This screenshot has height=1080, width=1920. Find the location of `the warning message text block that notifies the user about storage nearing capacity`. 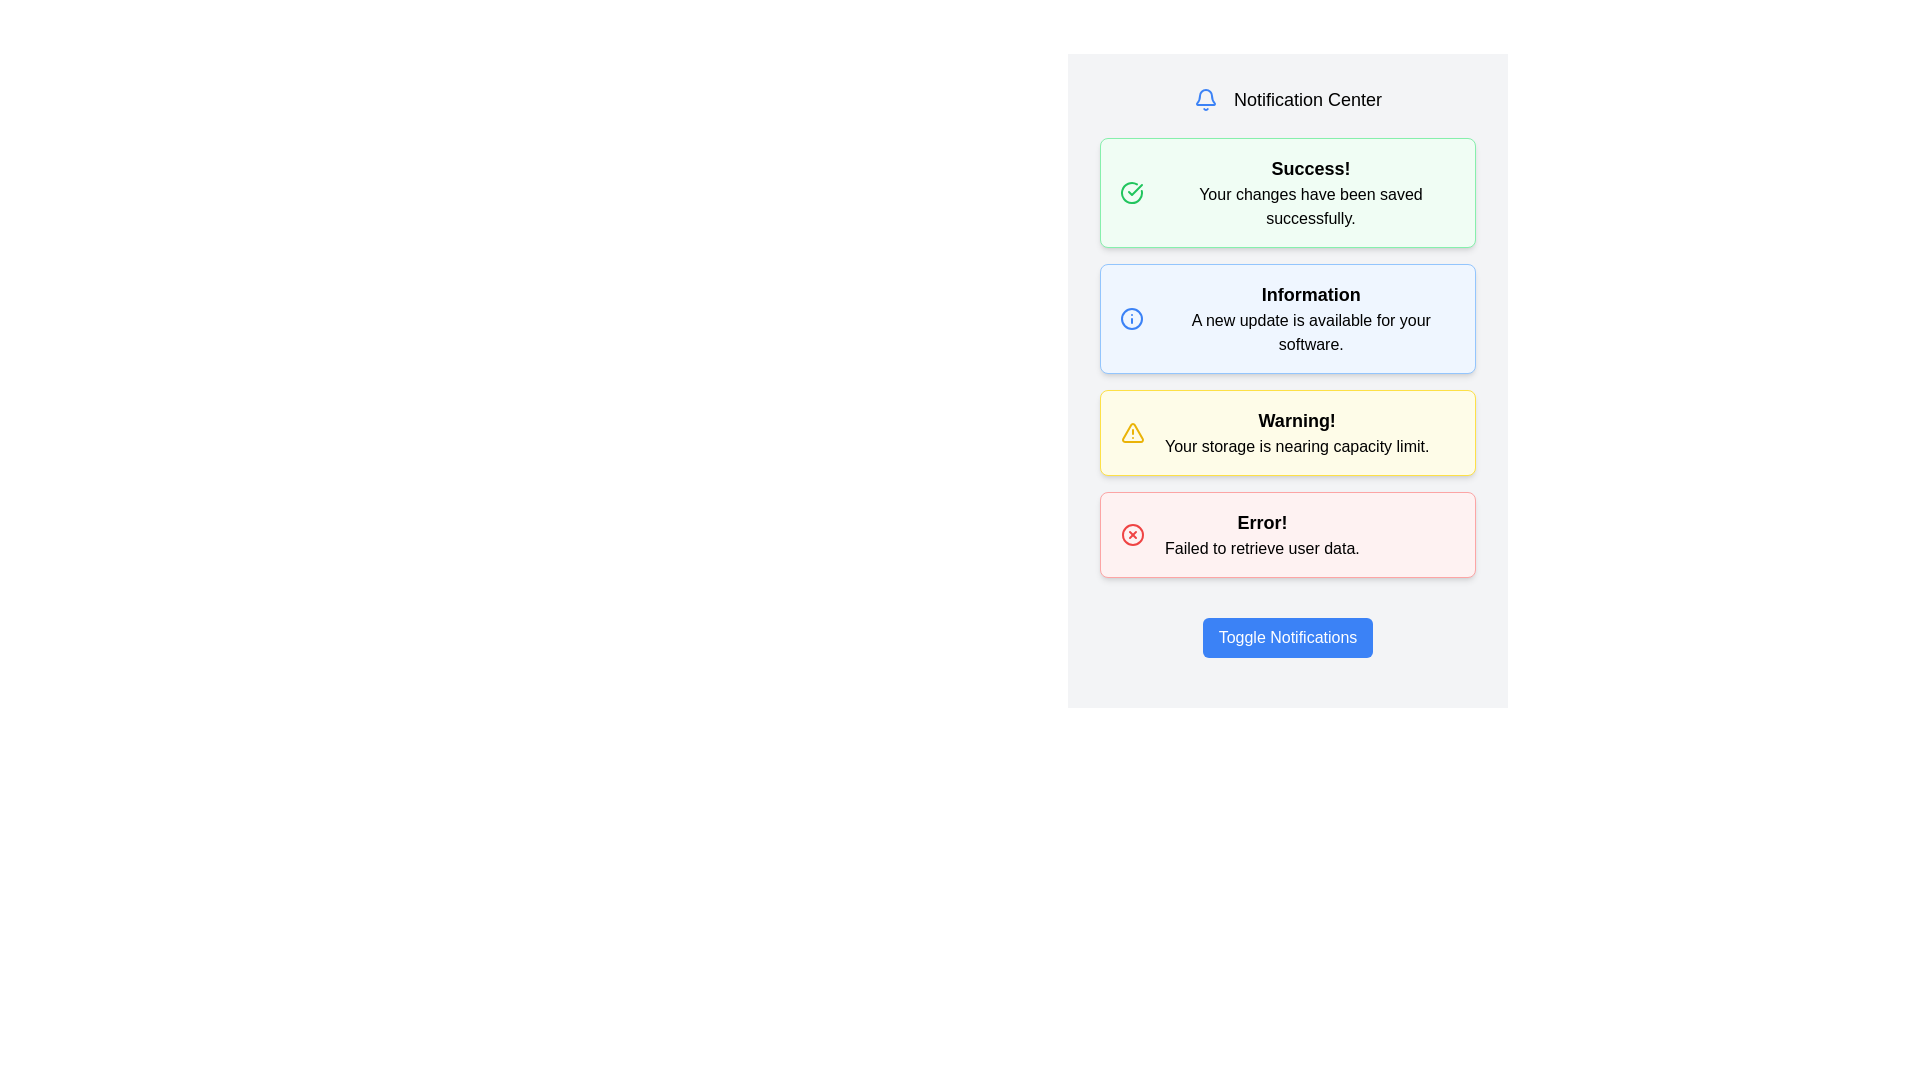

the warning message text block that notifies the user about storage nearing capacity is located at coordinates (1297, 431).